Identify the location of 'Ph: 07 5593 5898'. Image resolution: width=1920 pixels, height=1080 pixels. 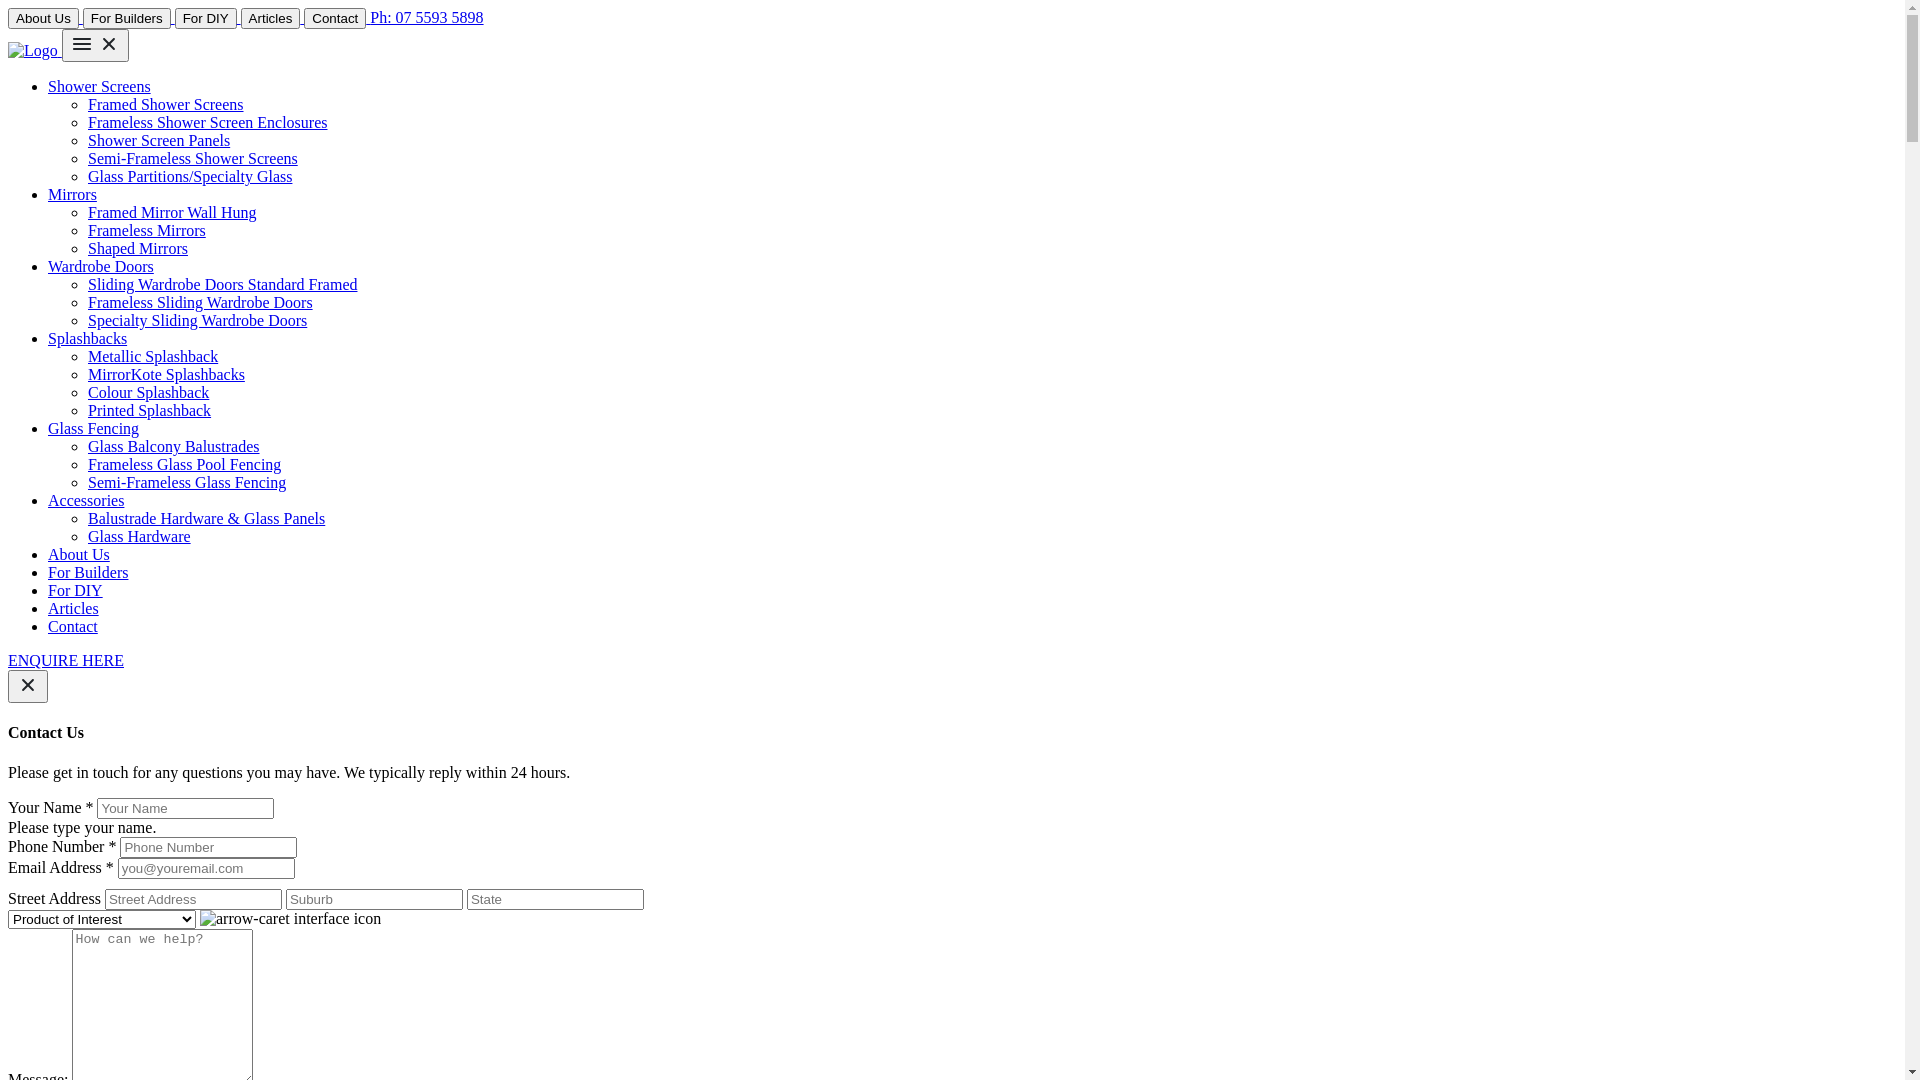
(425, 17).